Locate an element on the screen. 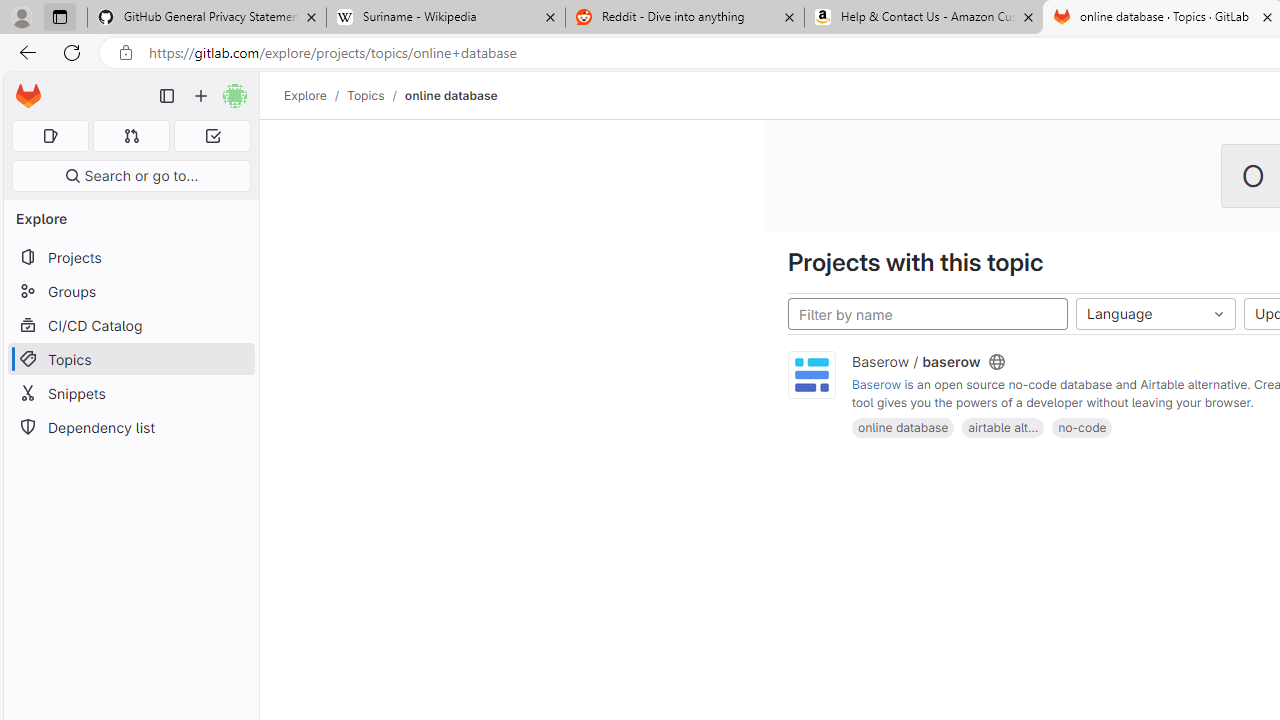  'airtable alt...' is located at coordinates (1003, 426).